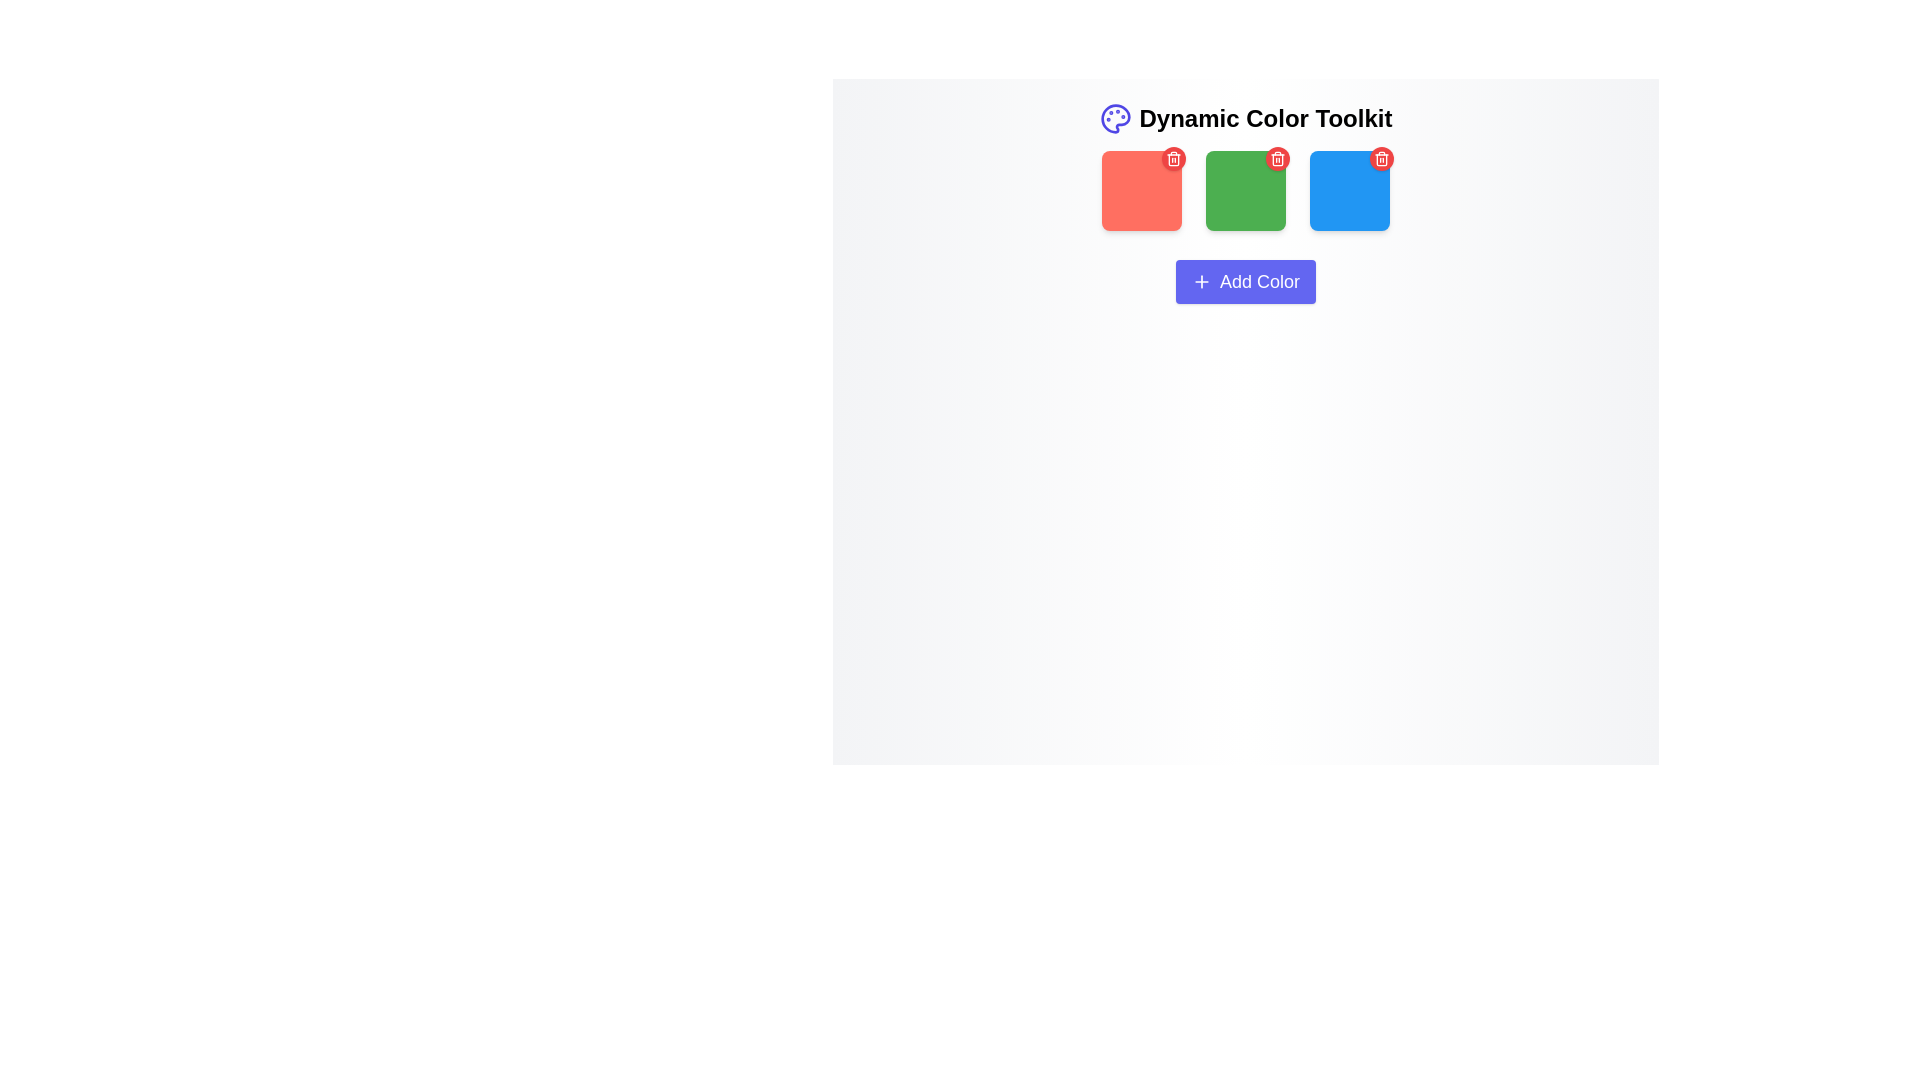 Image resolution: width=1920 pixels, height=1080 pixels. I want to click on the delete button located in the top-right corner of the green square to observe the hover effect, so click(1276, 157).